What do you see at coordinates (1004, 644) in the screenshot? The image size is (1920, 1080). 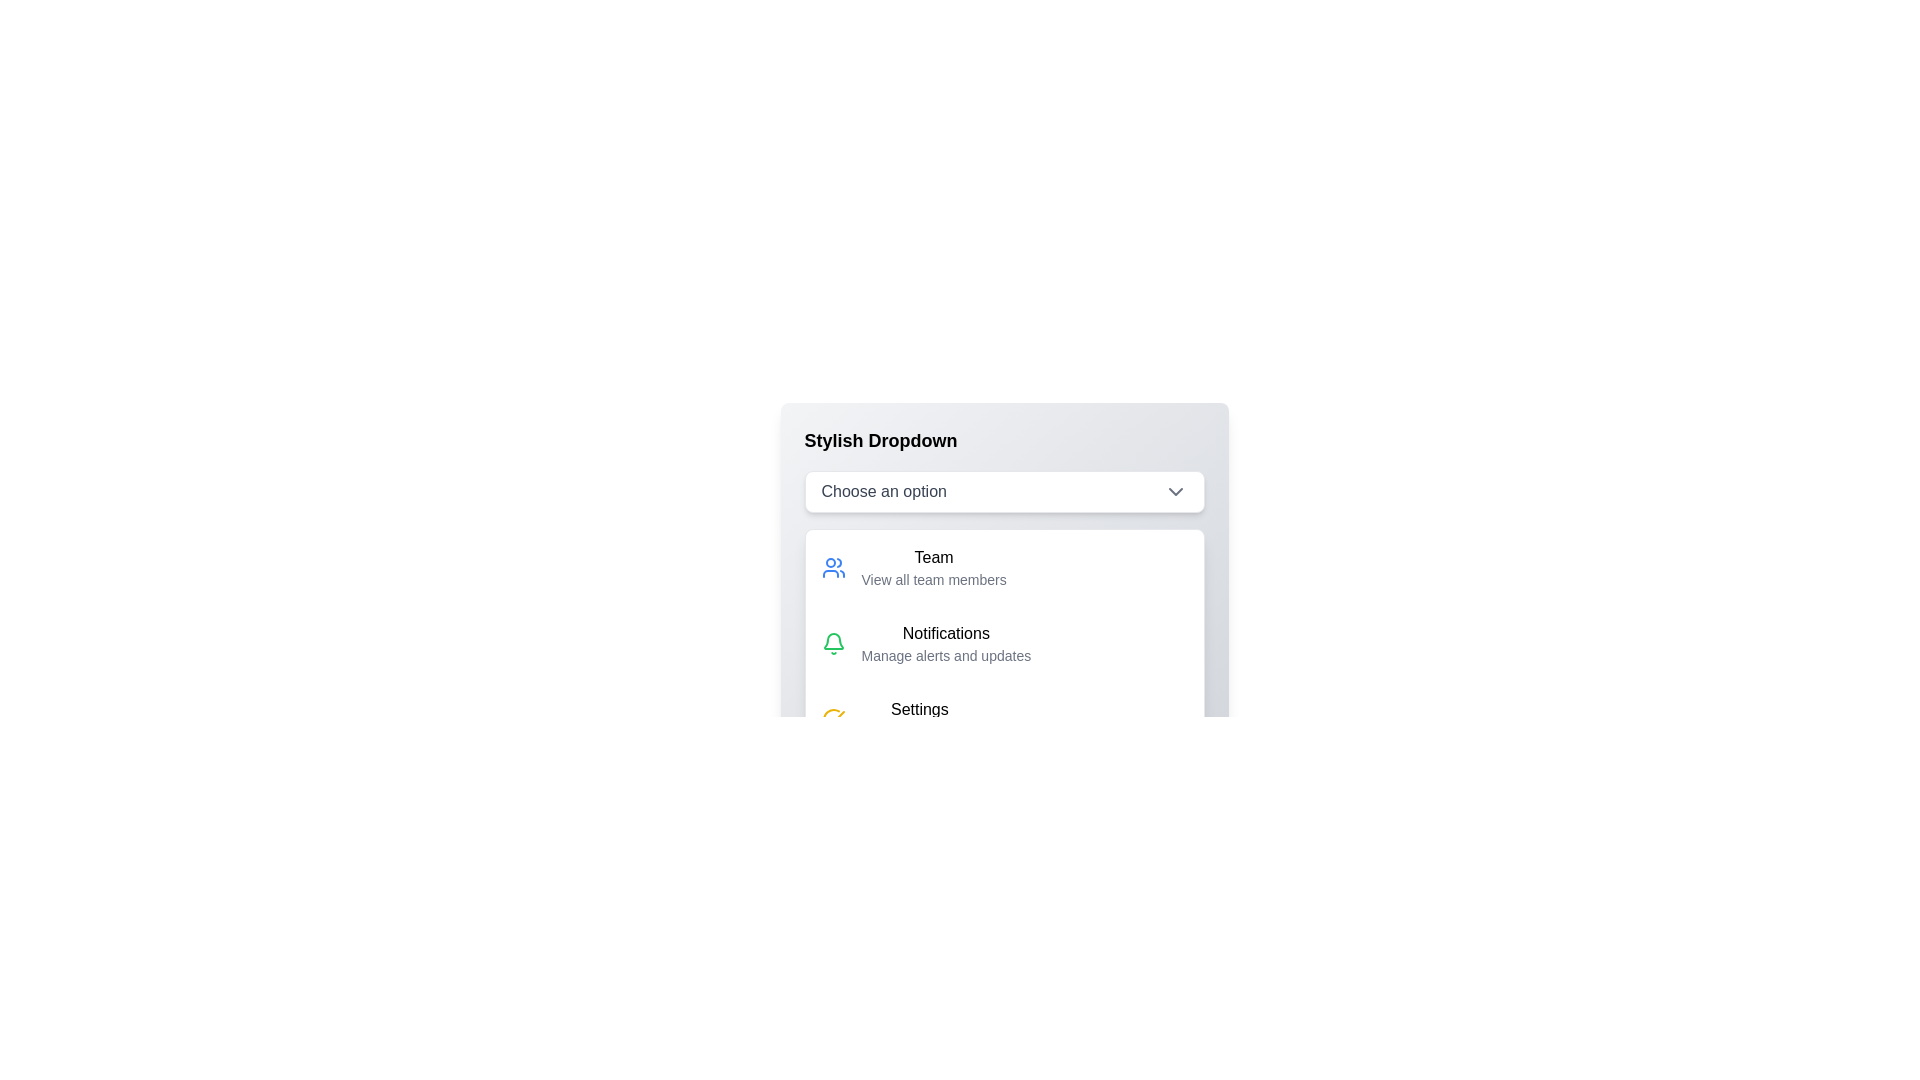 I see `the second item in the dropdown menu labeled 'Notifications'` at bounding box center [1004, 644].